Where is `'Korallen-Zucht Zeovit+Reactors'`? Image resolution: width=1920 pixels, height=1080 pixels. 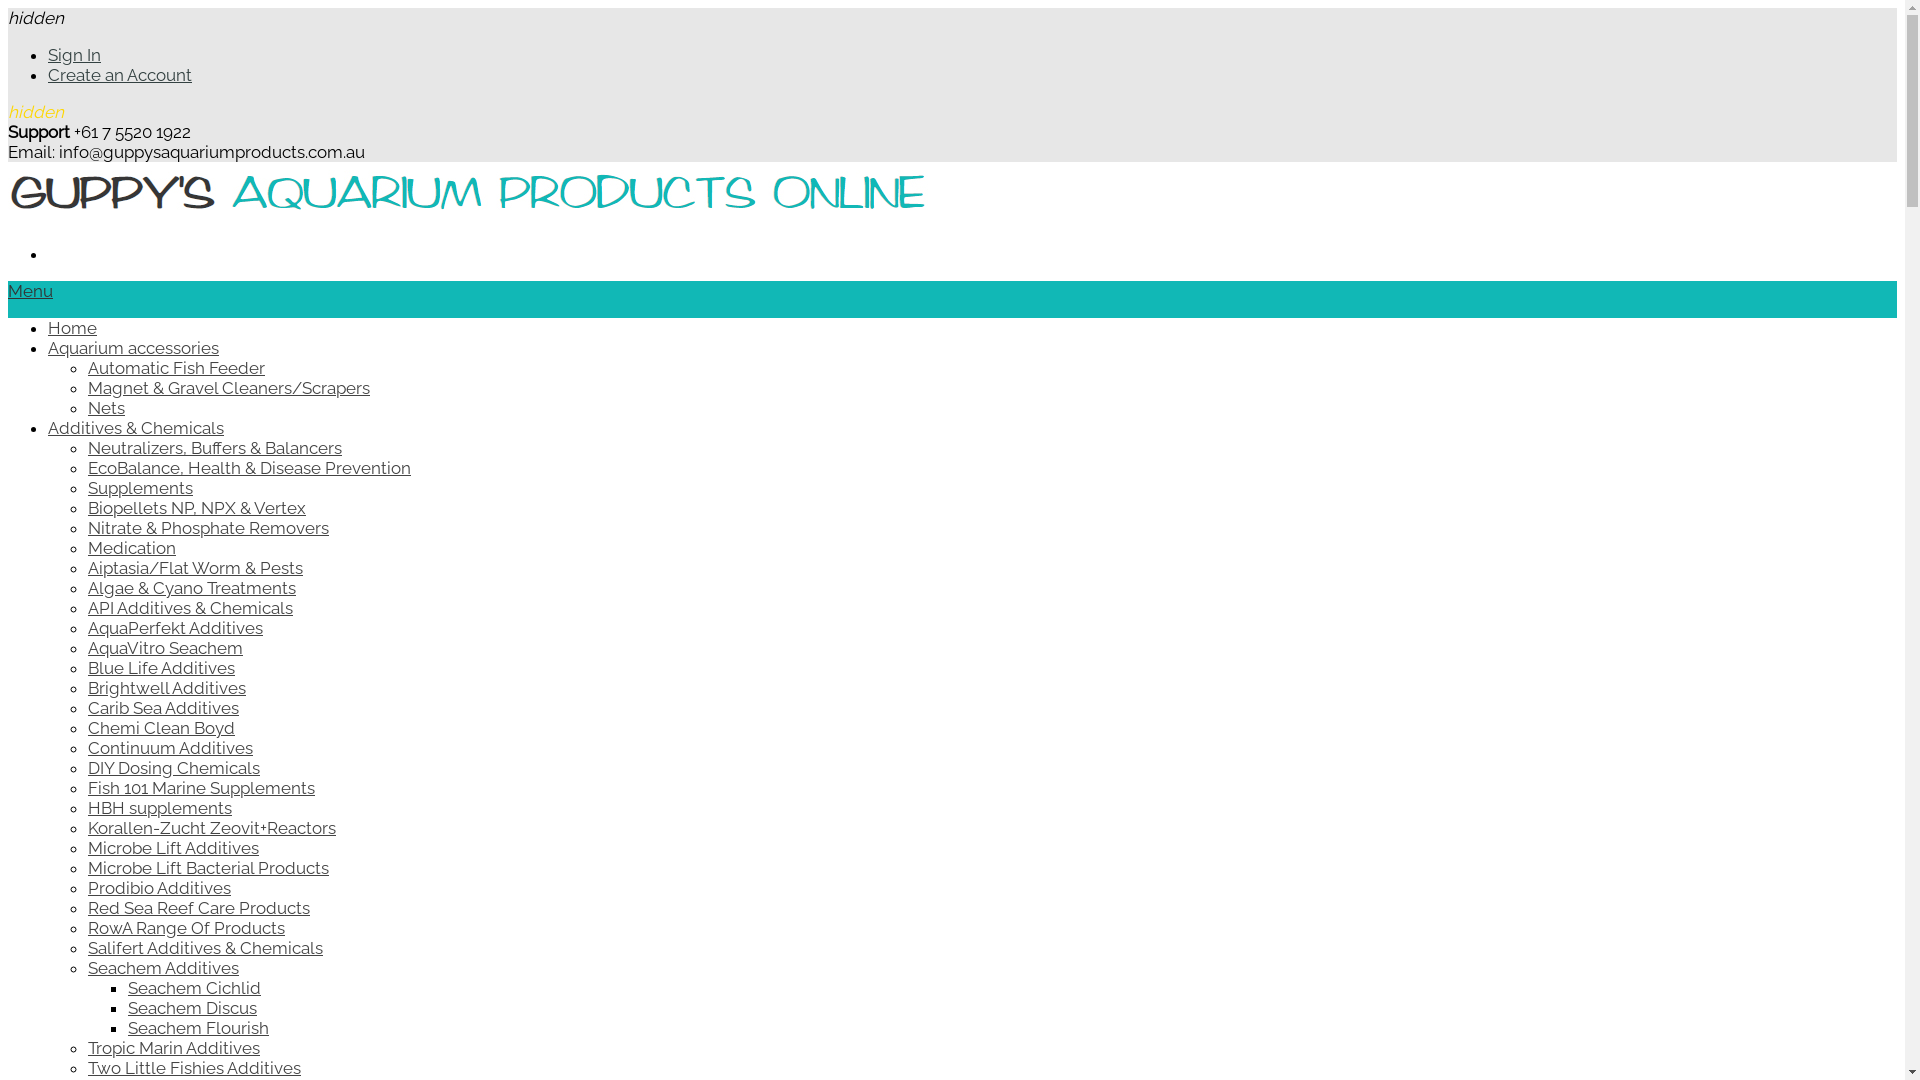
'Korallen-Zucht Zeovit+Reactors' is located at coordinates (211, 828).